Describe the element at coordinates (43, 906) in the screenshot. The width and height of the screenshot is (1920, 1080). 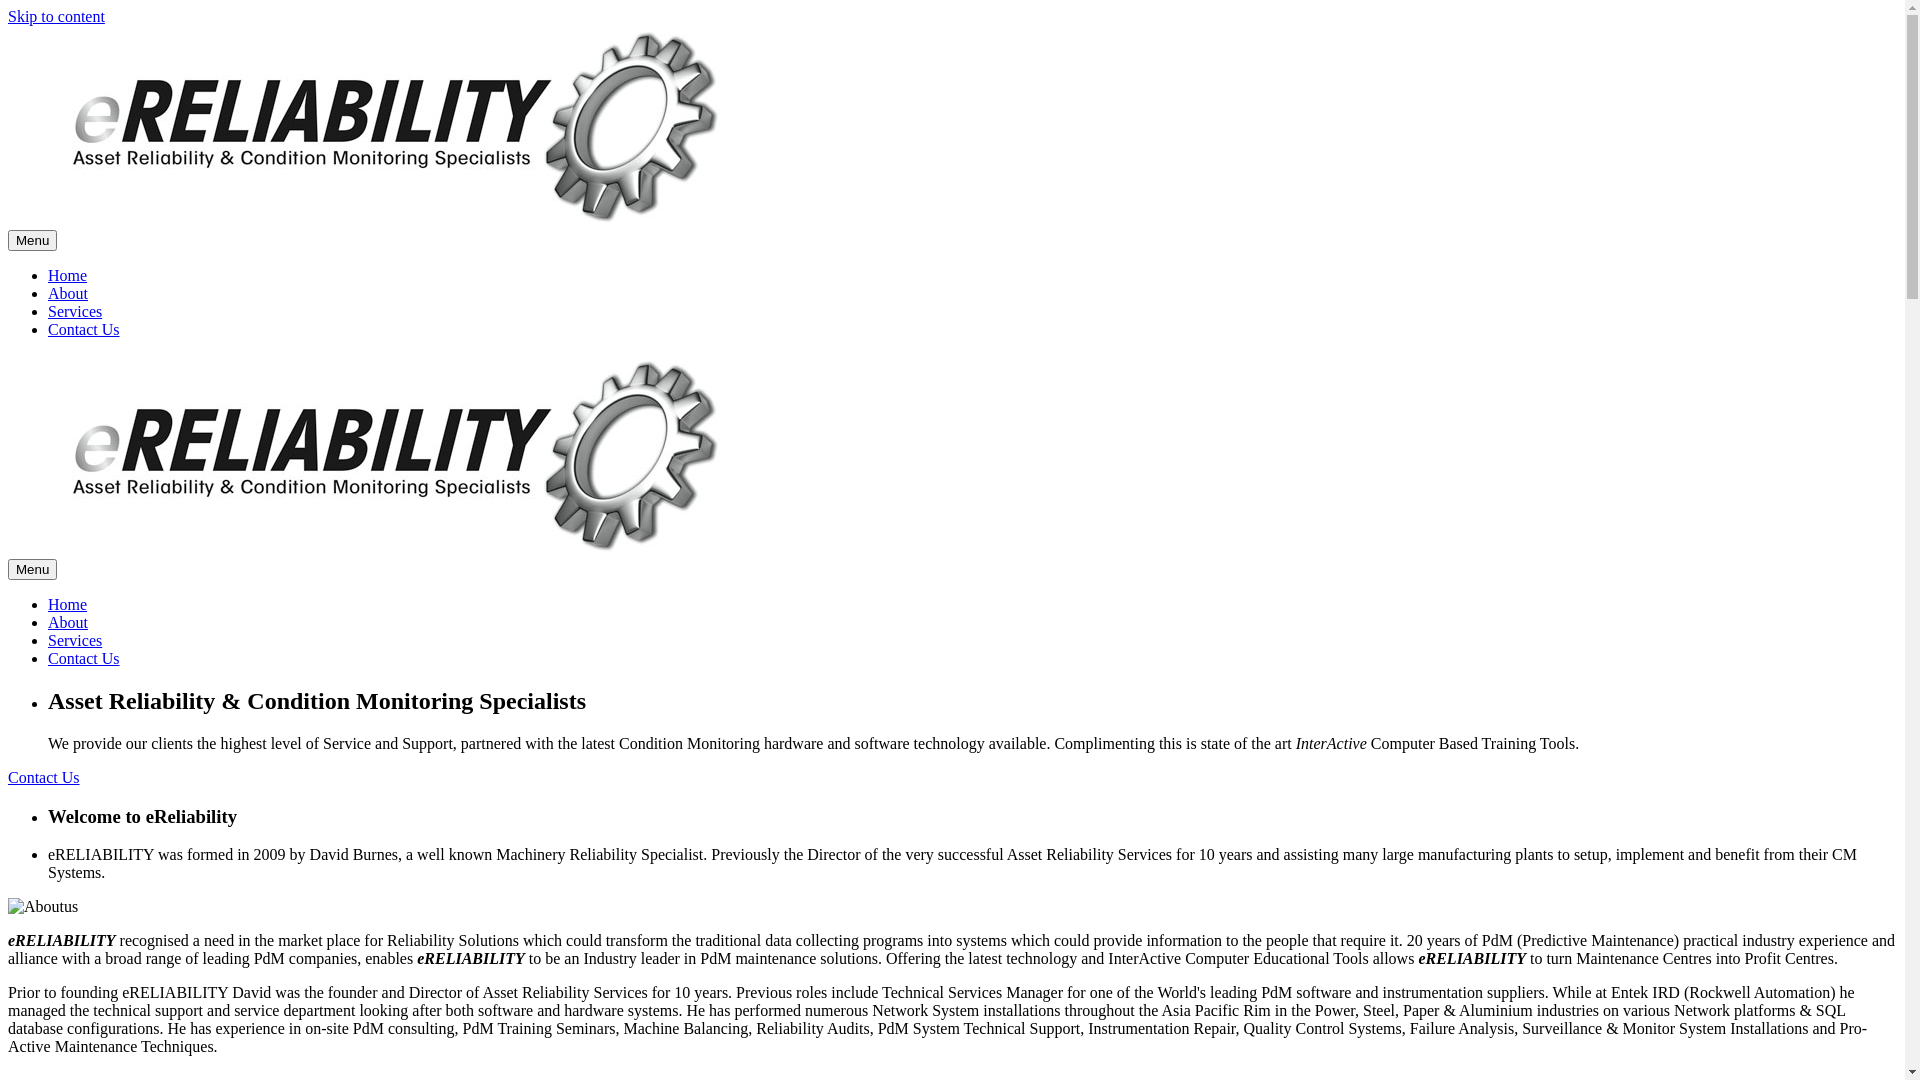
I see `'Aboutus'` at that location.